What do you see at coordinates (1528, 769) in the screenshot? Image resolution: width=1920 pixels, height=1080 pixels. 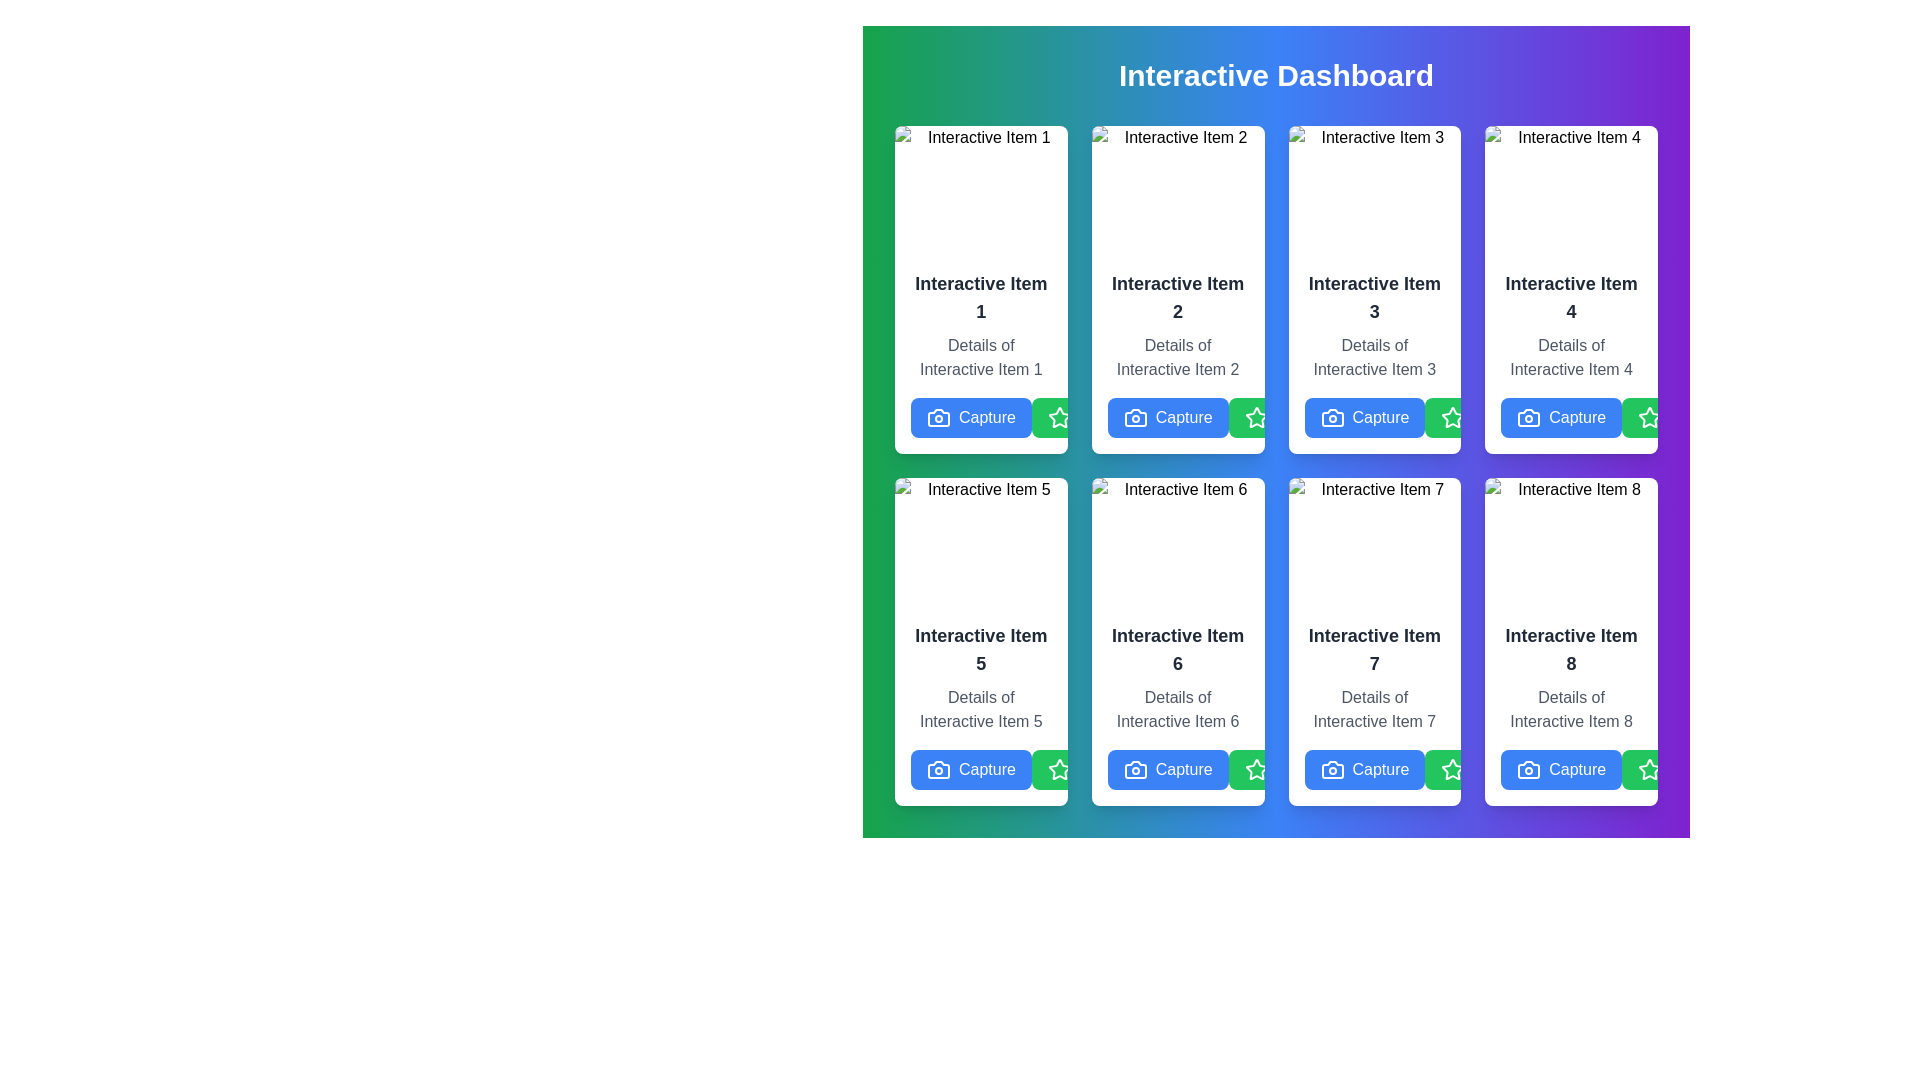 I see `the camera icon styled with a circular lens, located left of the word 'Capture' within a blue rounded button at the bottom of the Interactive Item 8 panel` at bounding box center [1528, 769].